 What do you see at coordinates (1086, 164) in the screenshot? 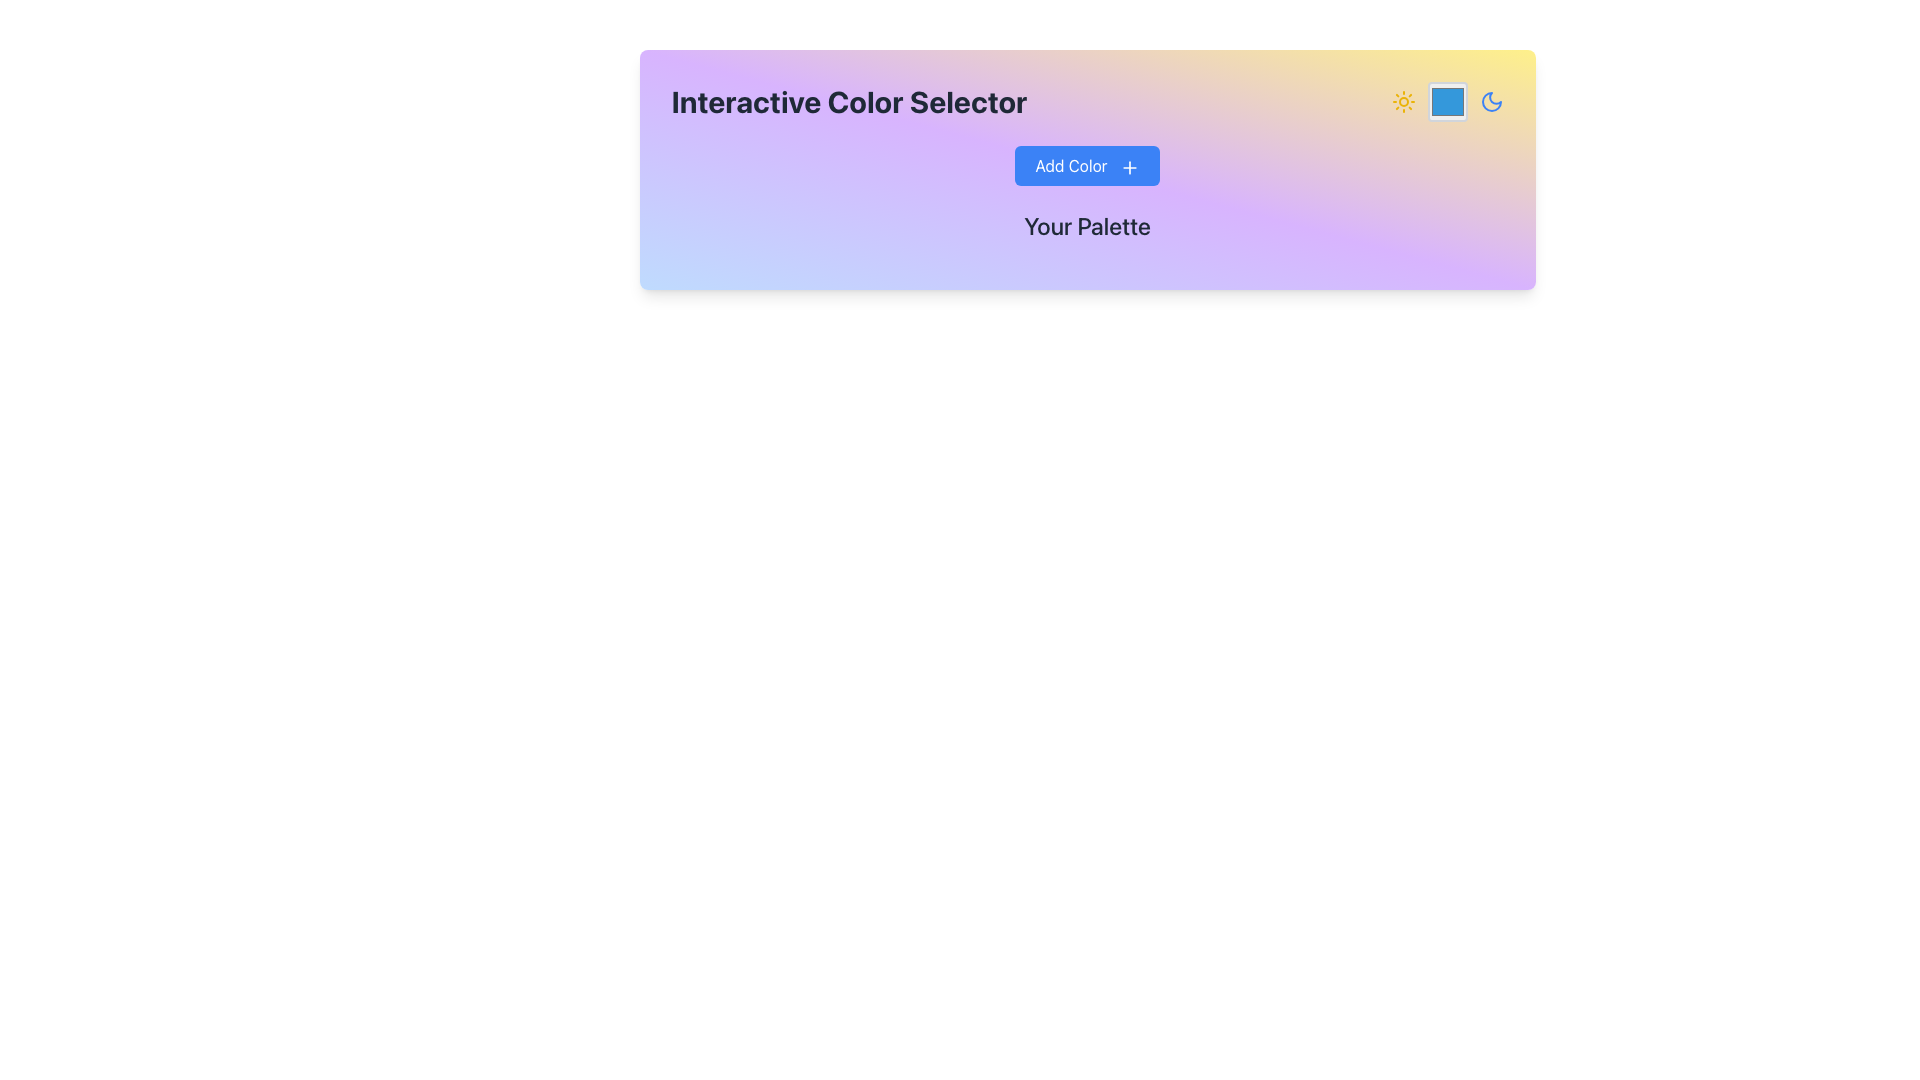
I see `the button located centrally below the 'Interactive Color Selector' heading` at bounding box center [1086, 164].